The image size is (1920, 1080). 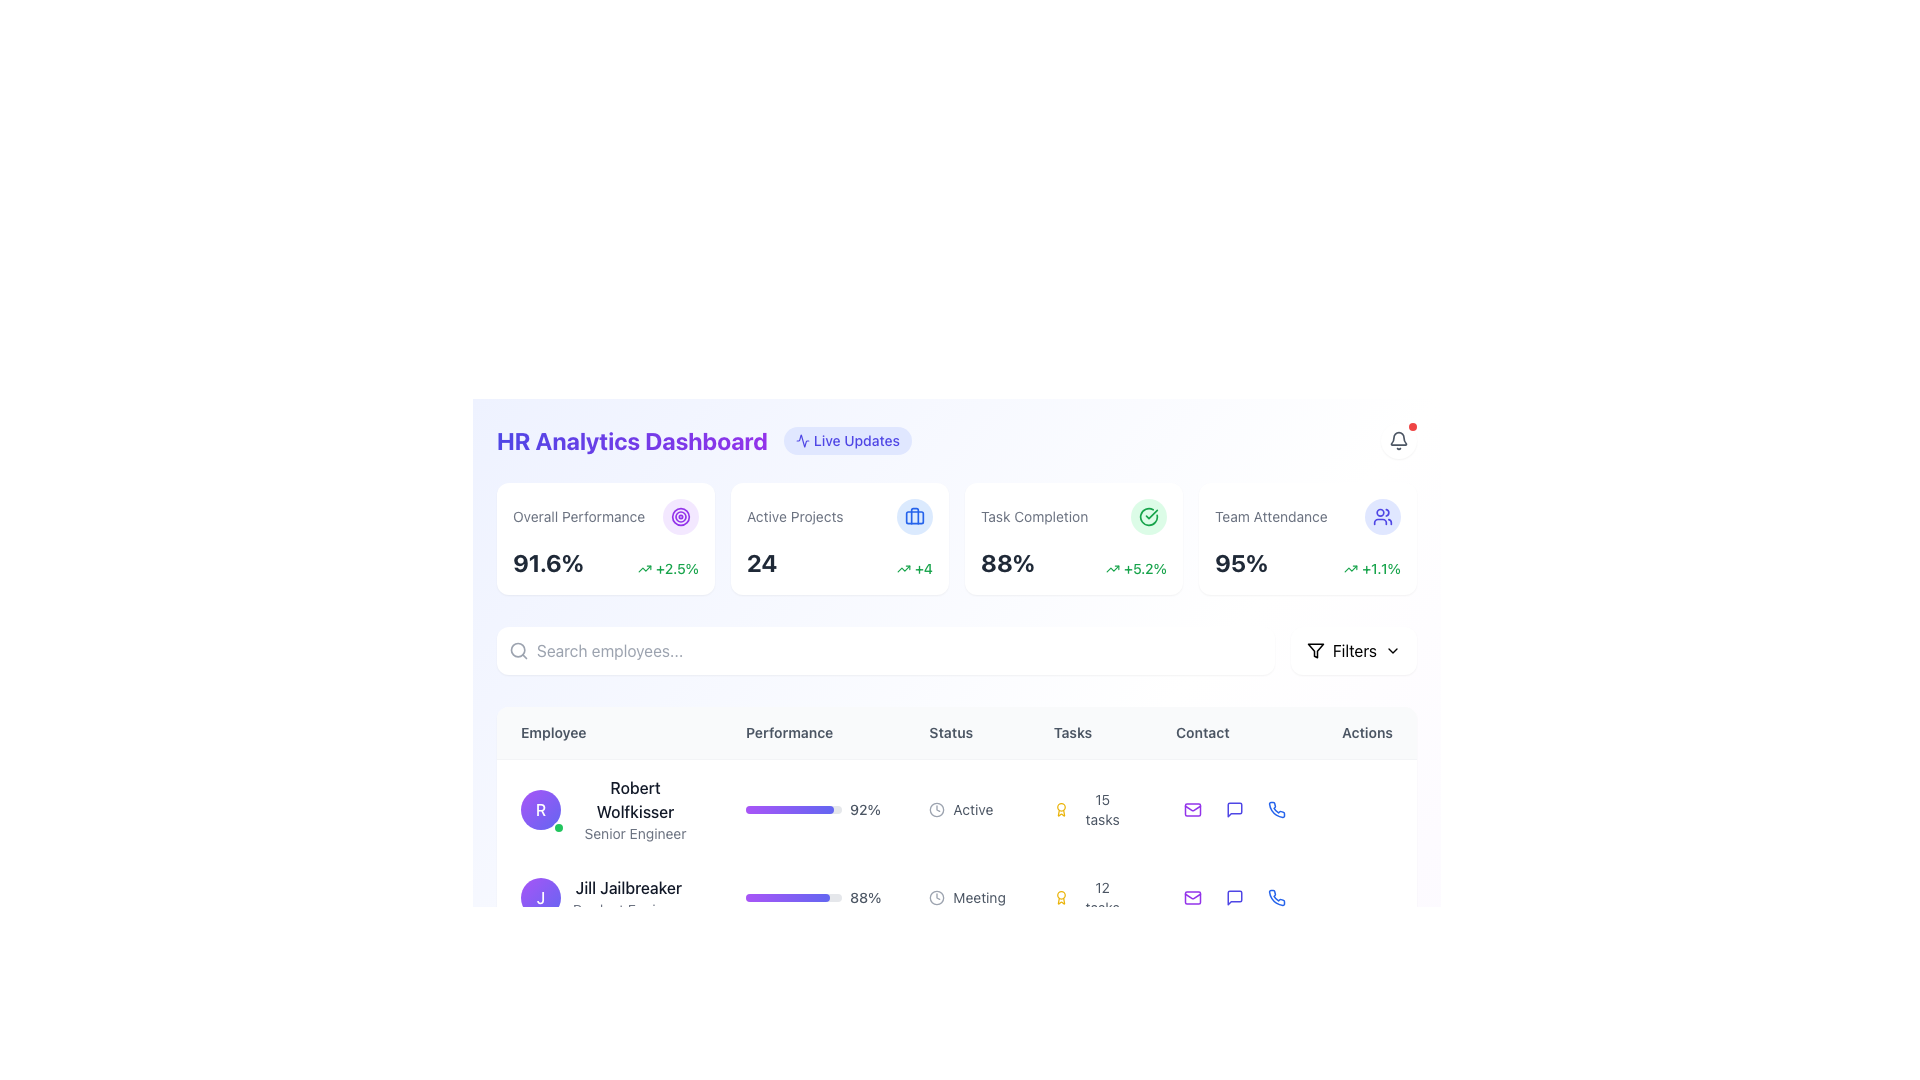 I want to click on the indigo outlined button with a chat bubble icon located on the right side of the contact actions for employee Robert Wolfkisser, which is the second button in the contact row, so click(x=1234, y=810).